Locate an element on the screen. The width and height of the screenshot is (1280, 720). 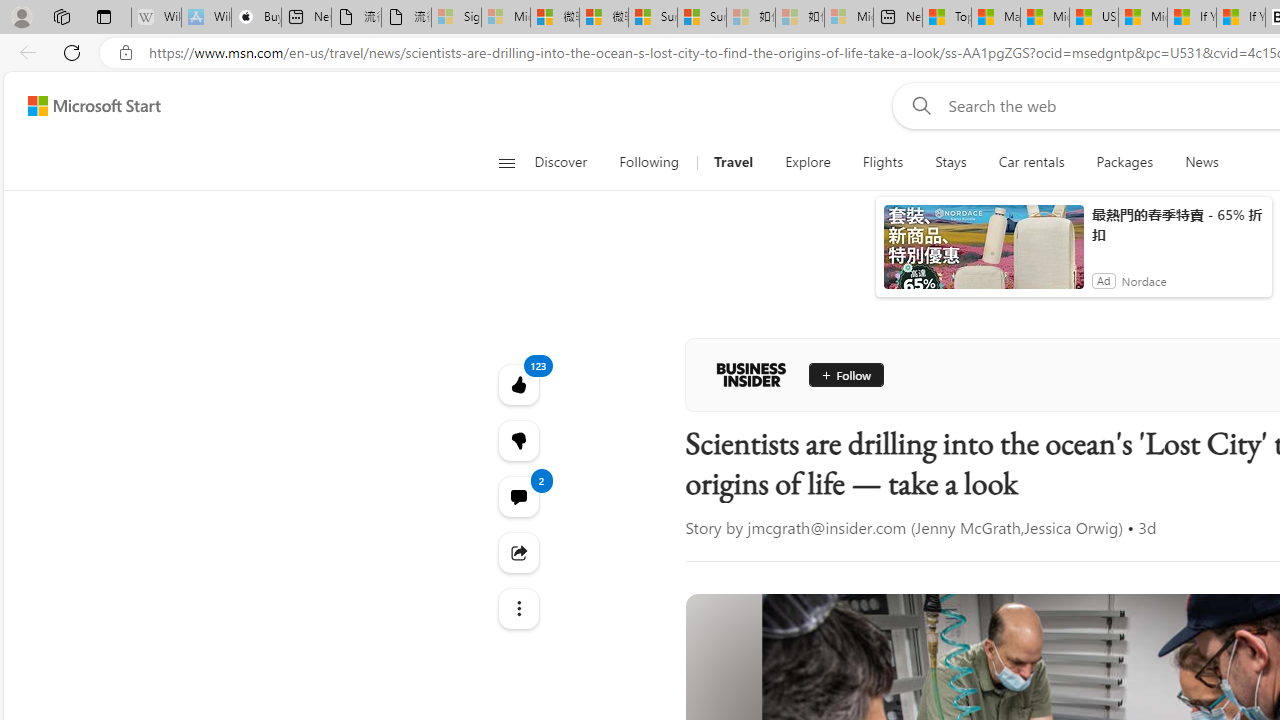
'Microsoft Services Agreement - Sleeping' is located at coordinates (506, 17).